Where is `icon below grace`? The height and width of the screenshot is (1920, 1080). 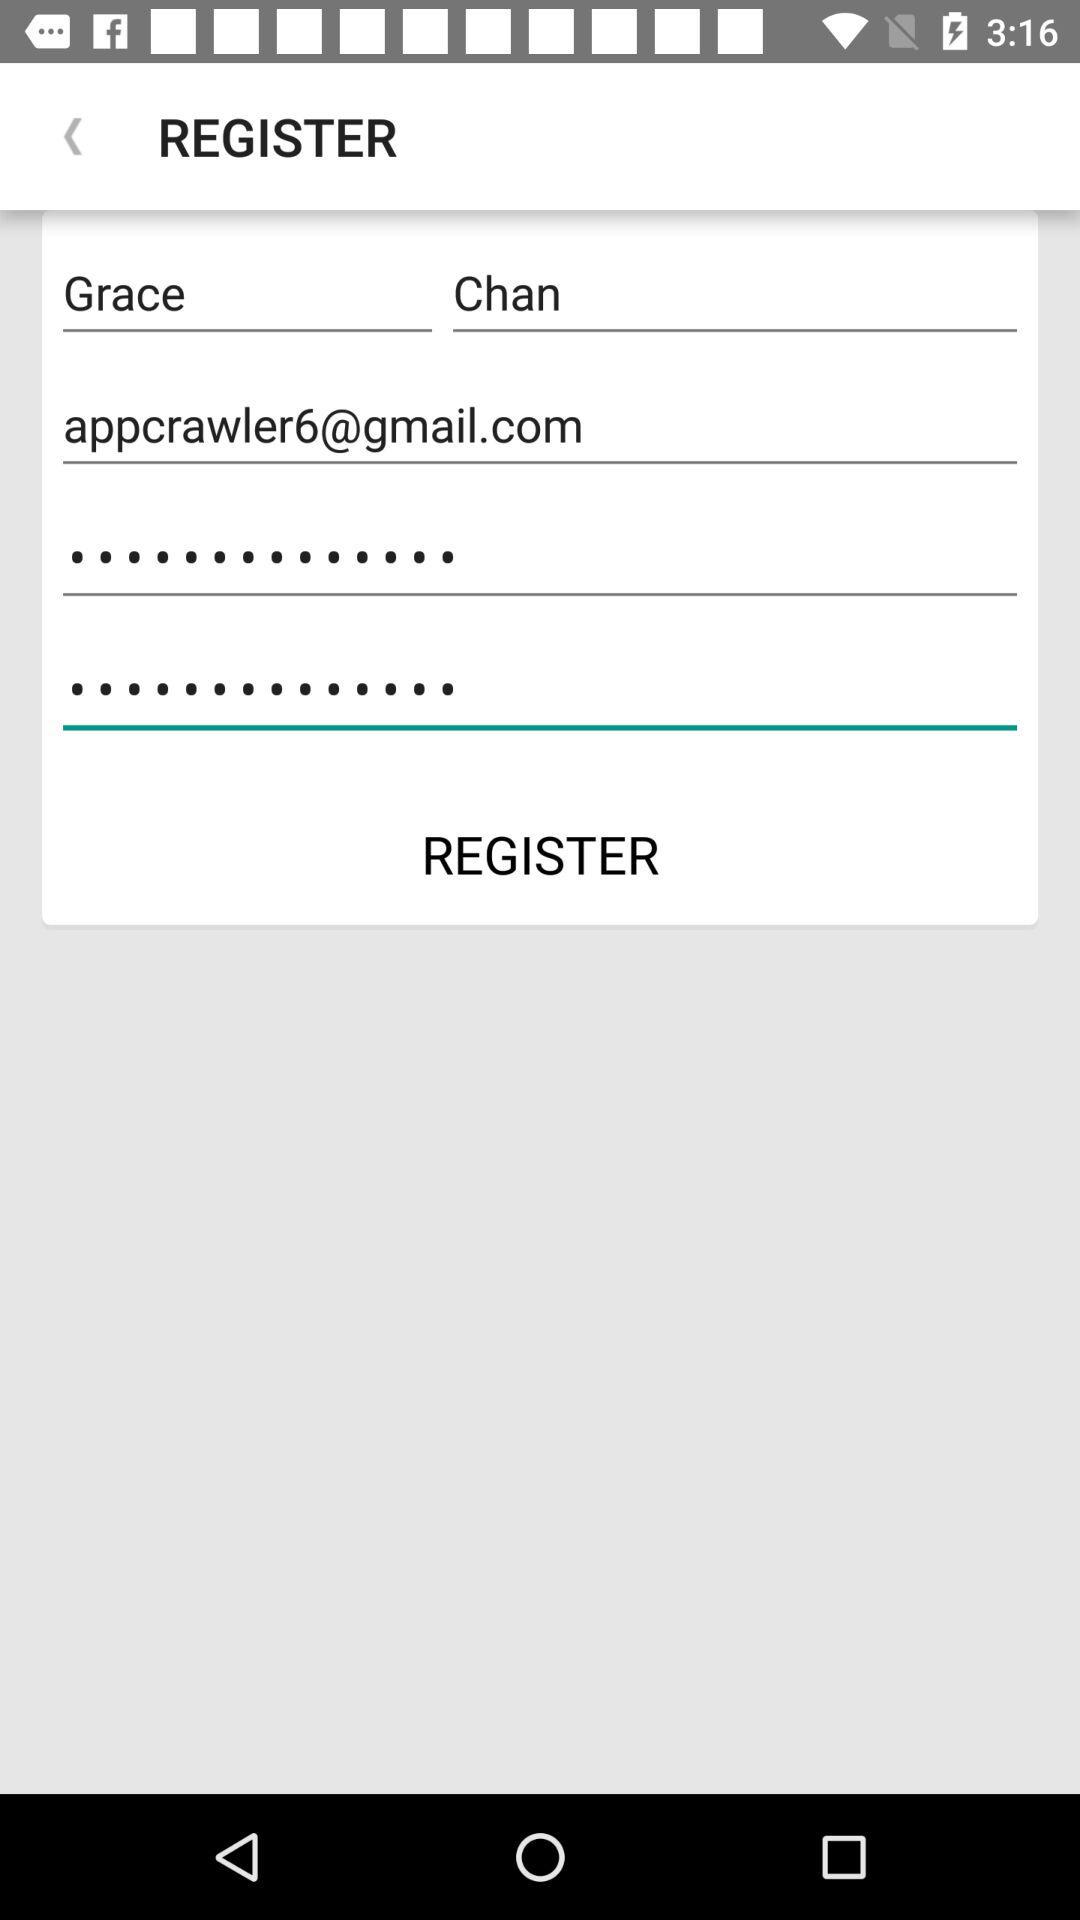
icon below grace is located at coordinates (540, 424).